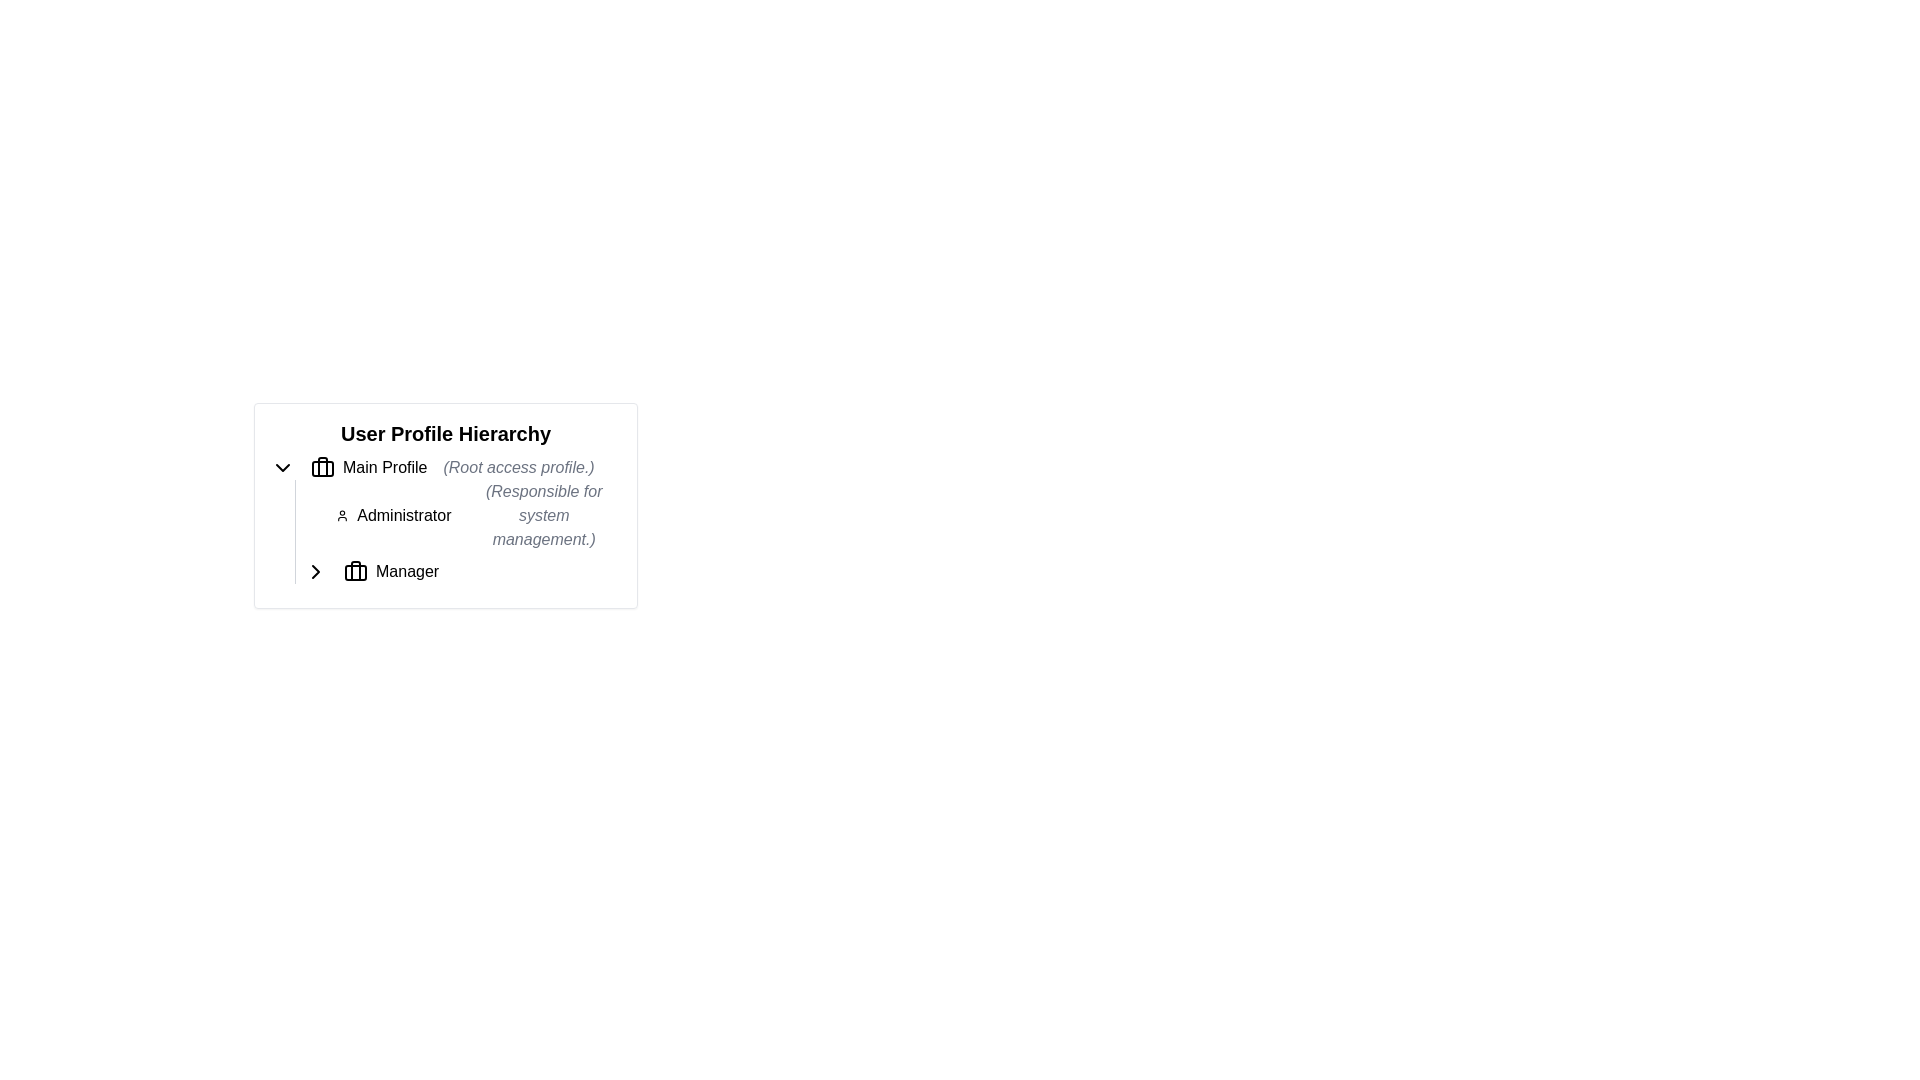  I want to click on the 'Main Profile' text label, so click(385, 467).